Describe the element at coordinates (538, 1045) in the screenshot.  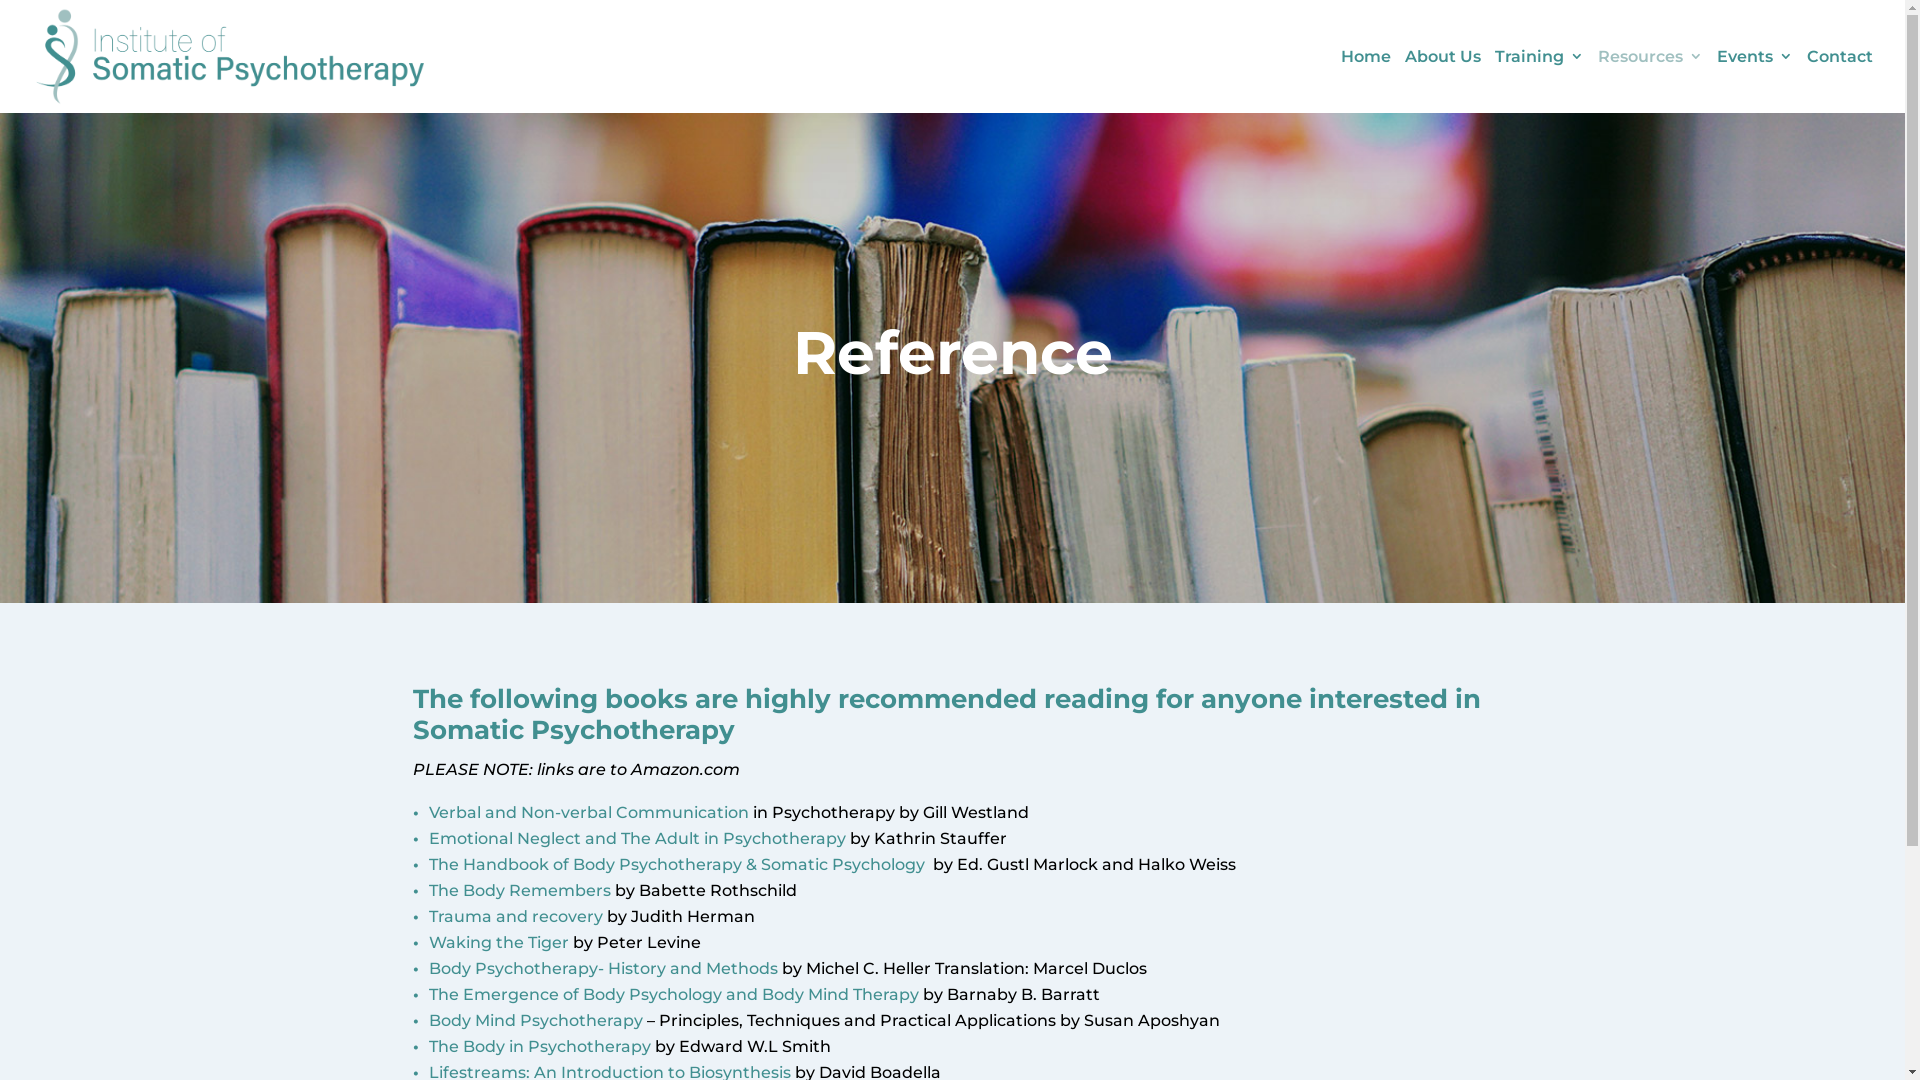
I see `'The Body in Psychotherapy'` at that location.